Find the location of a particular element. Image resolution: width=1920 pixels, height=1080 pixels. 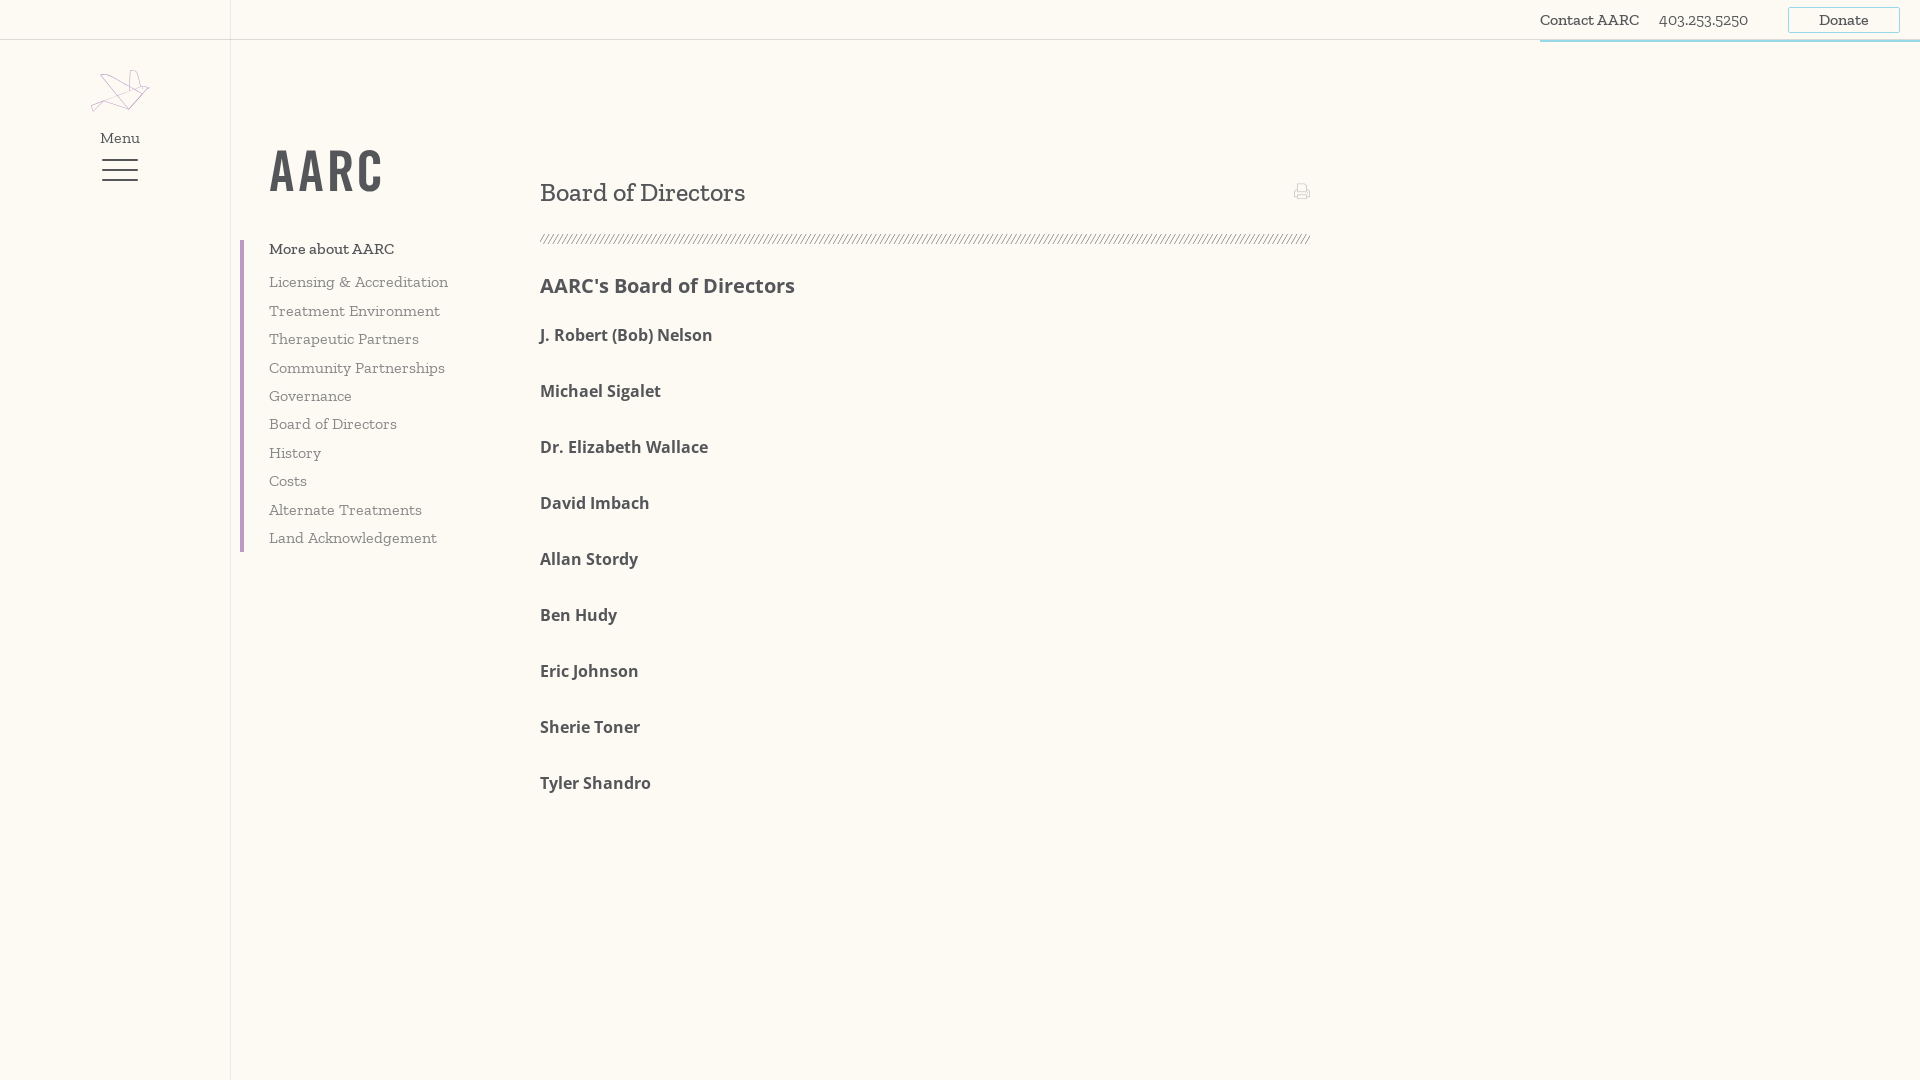

'Treatment Environment' is located at coordinates (267, 311).